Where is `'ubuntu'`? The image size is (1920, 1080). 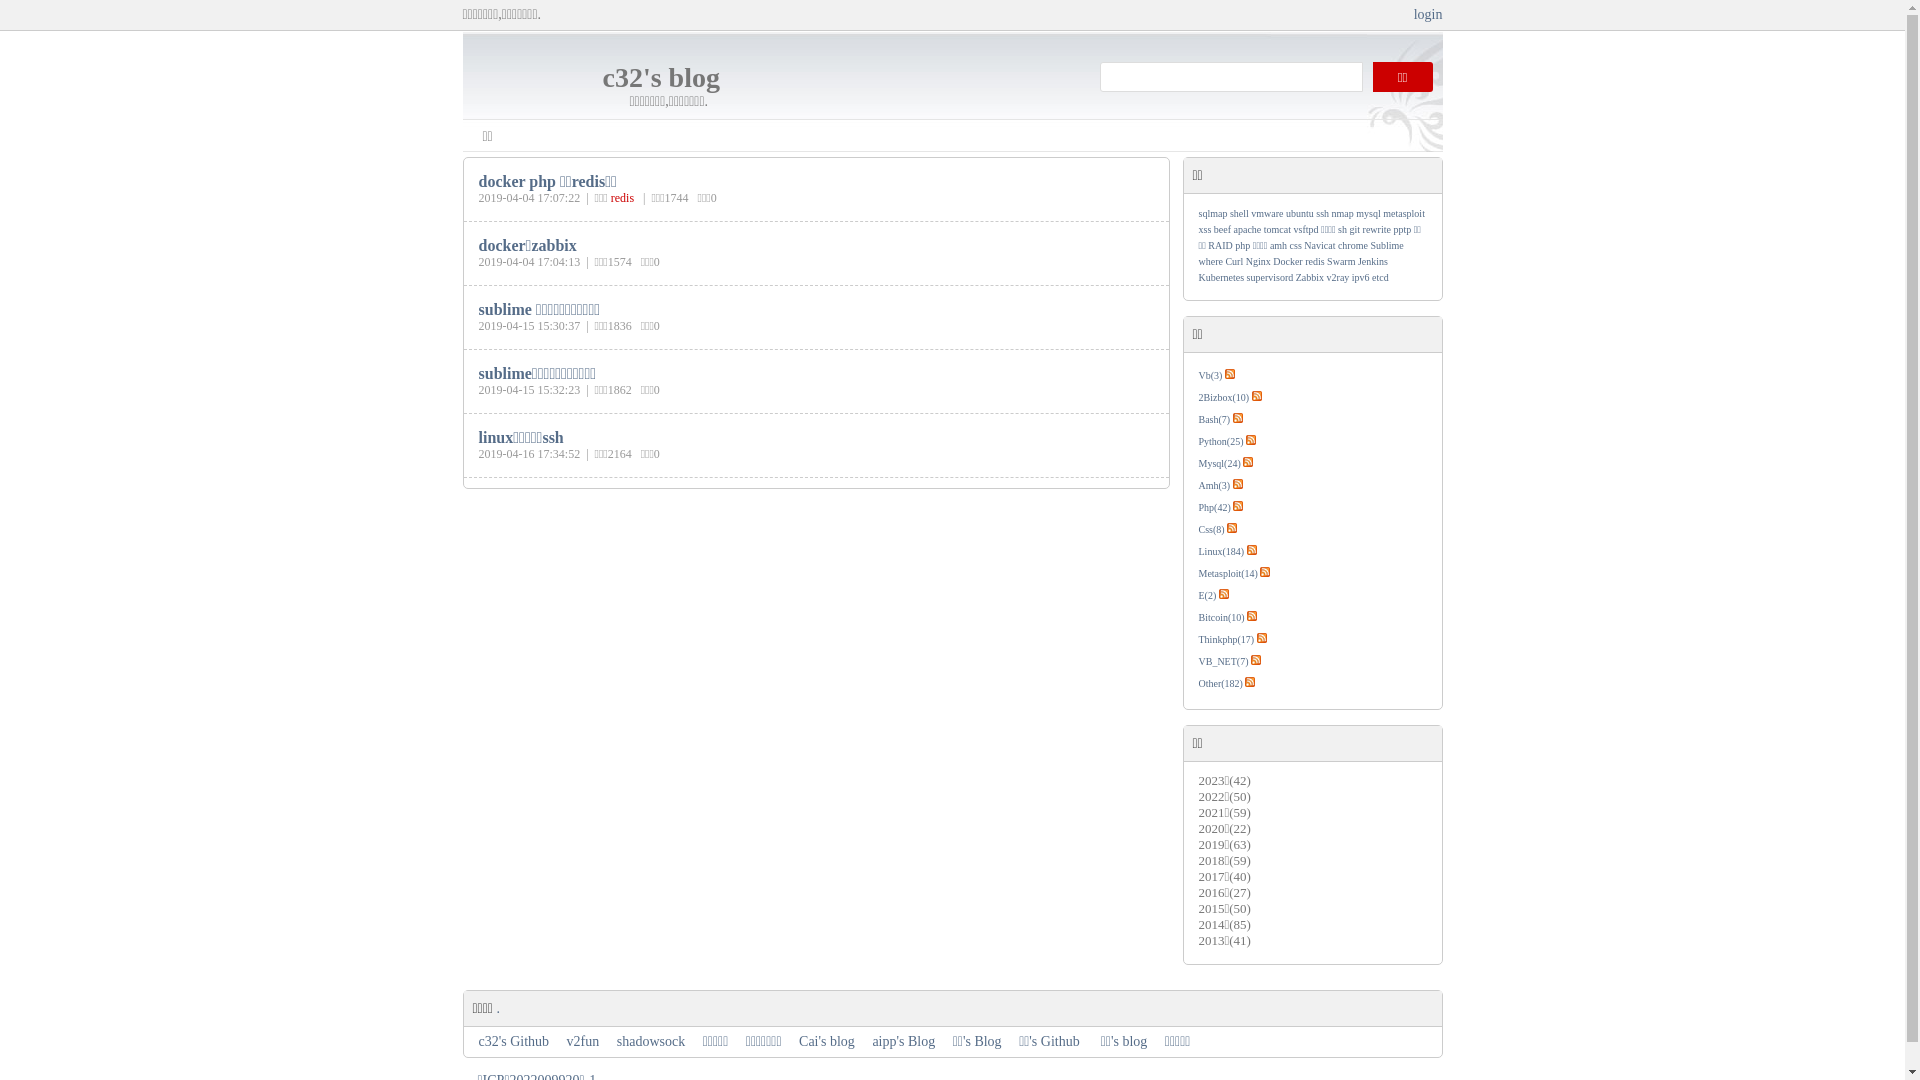 'ubuntu' is located at coordinates (1300, 213).